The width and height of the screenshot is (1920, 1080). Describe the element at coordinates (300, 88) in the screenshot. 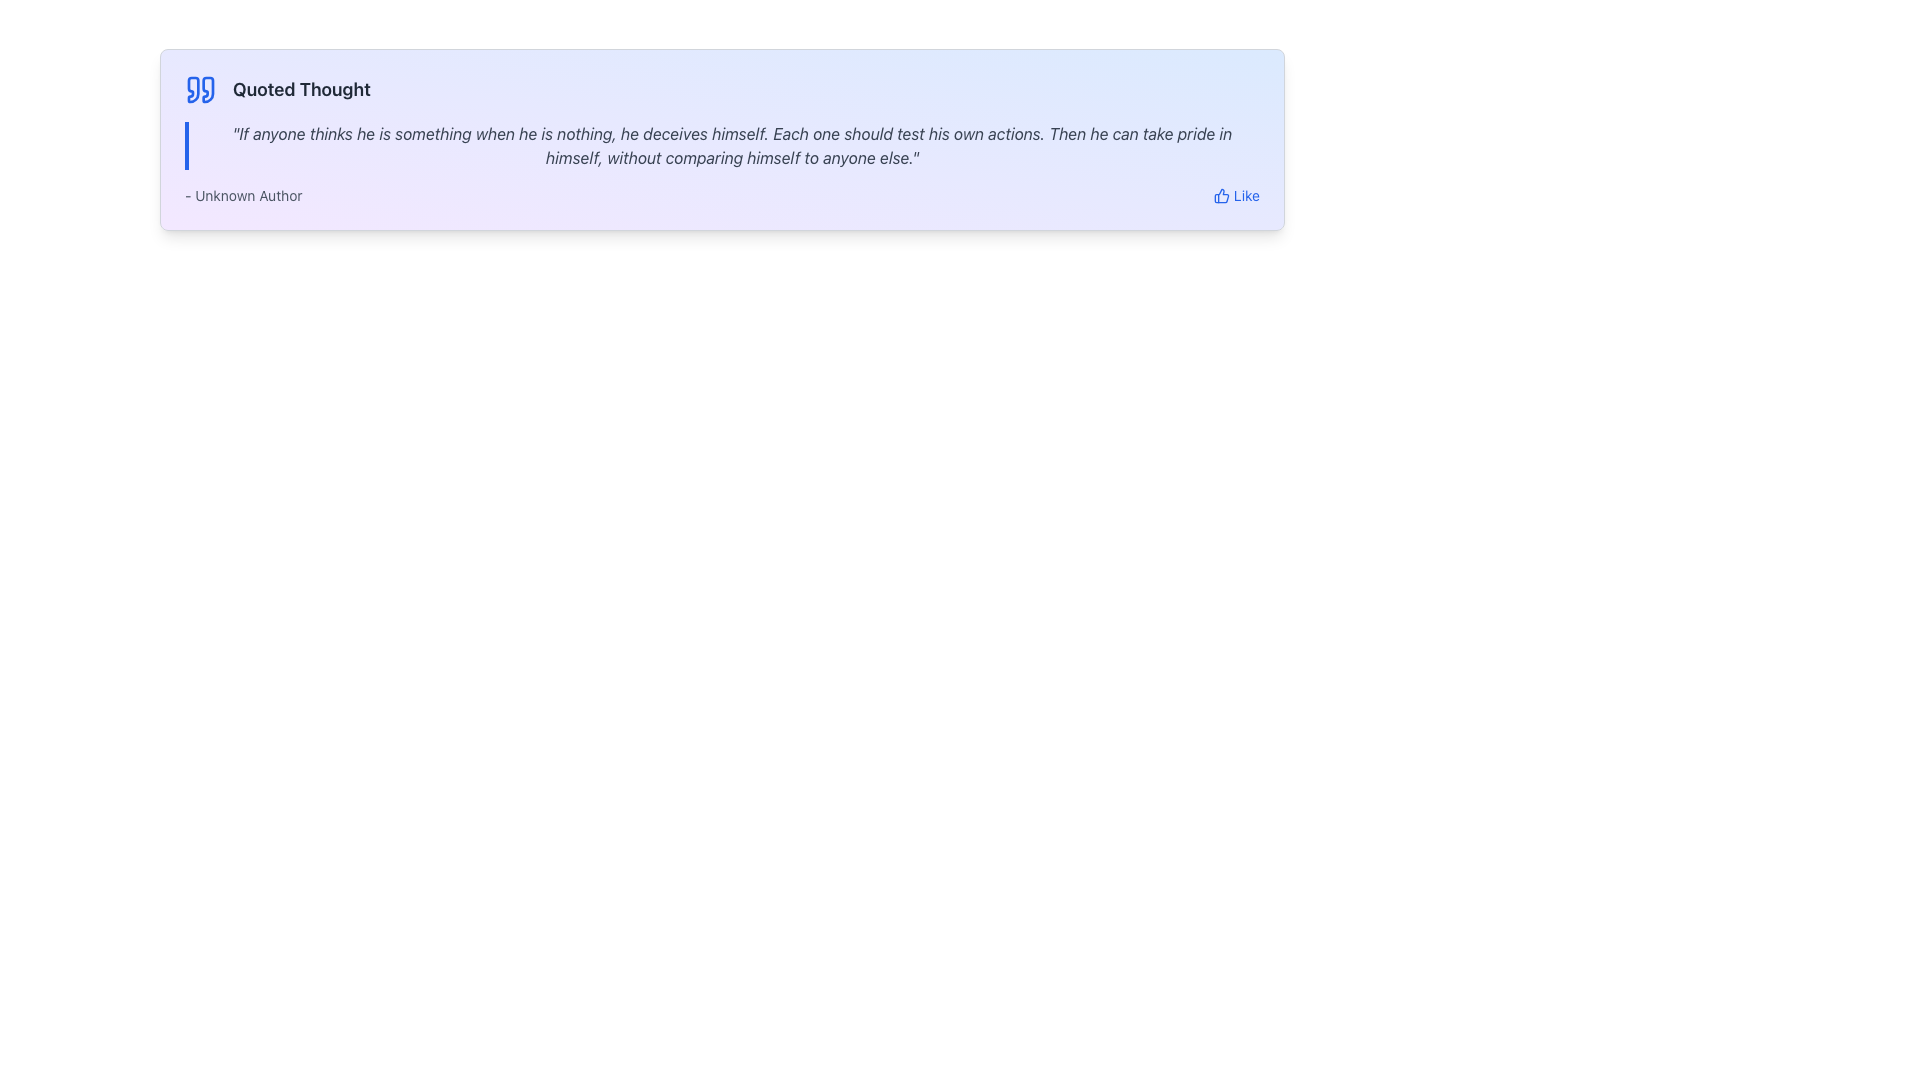

I see `text content of the 'Quoted Thought' label, which is a bold black text located in the top-left section of the quotation block` at that location.